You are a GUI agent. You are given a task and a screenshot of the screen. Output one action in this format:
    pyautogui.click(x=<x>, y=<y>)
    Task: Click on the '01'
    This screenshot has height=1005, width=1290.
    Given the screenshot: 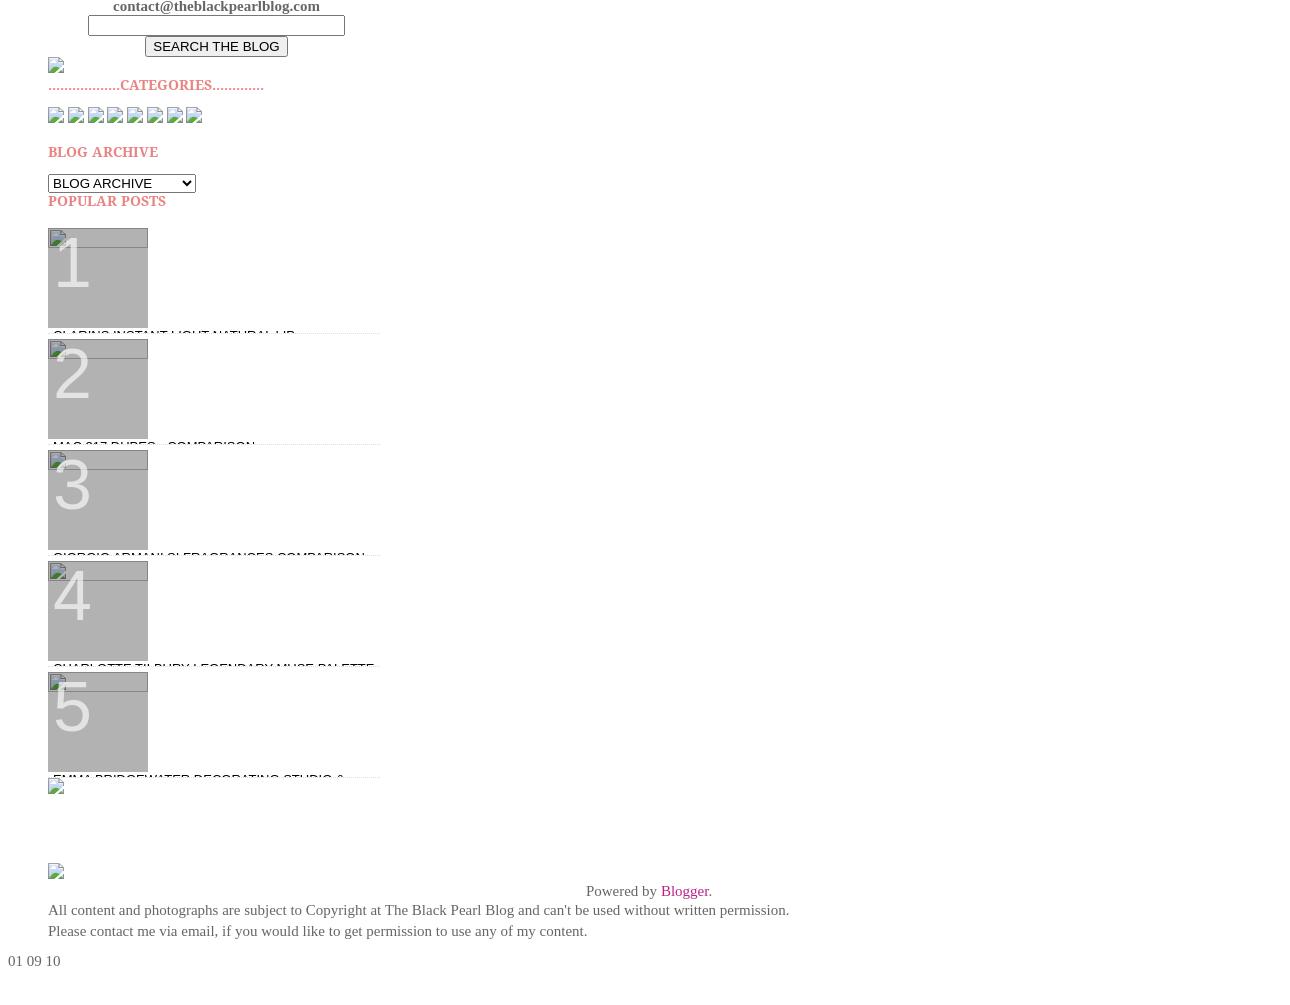 What is the action you would take?
    pyautogui.click(x=6, y=958)
    